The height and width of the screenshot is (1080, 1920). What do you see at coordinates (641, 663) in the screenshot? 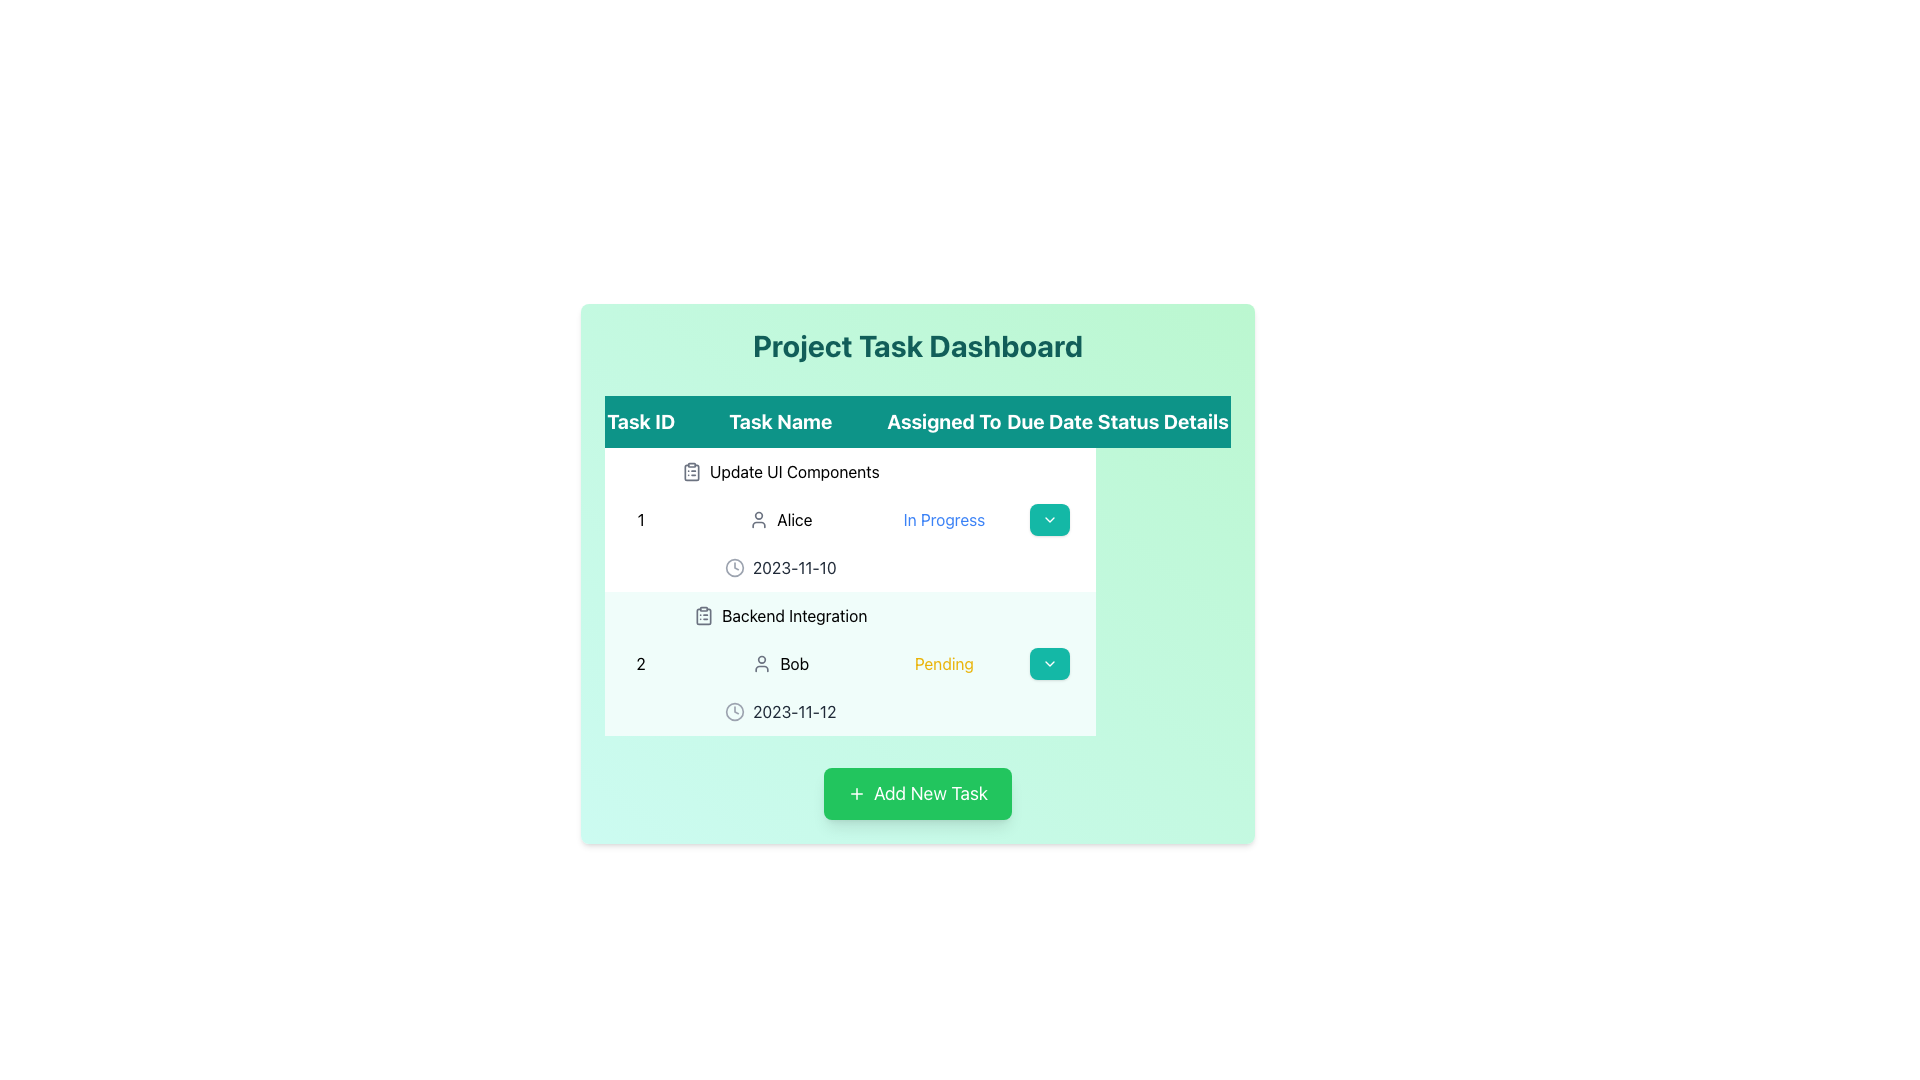
I see `the 'Task ID' text in the second row of the task table` at bounding box center [641, 663].